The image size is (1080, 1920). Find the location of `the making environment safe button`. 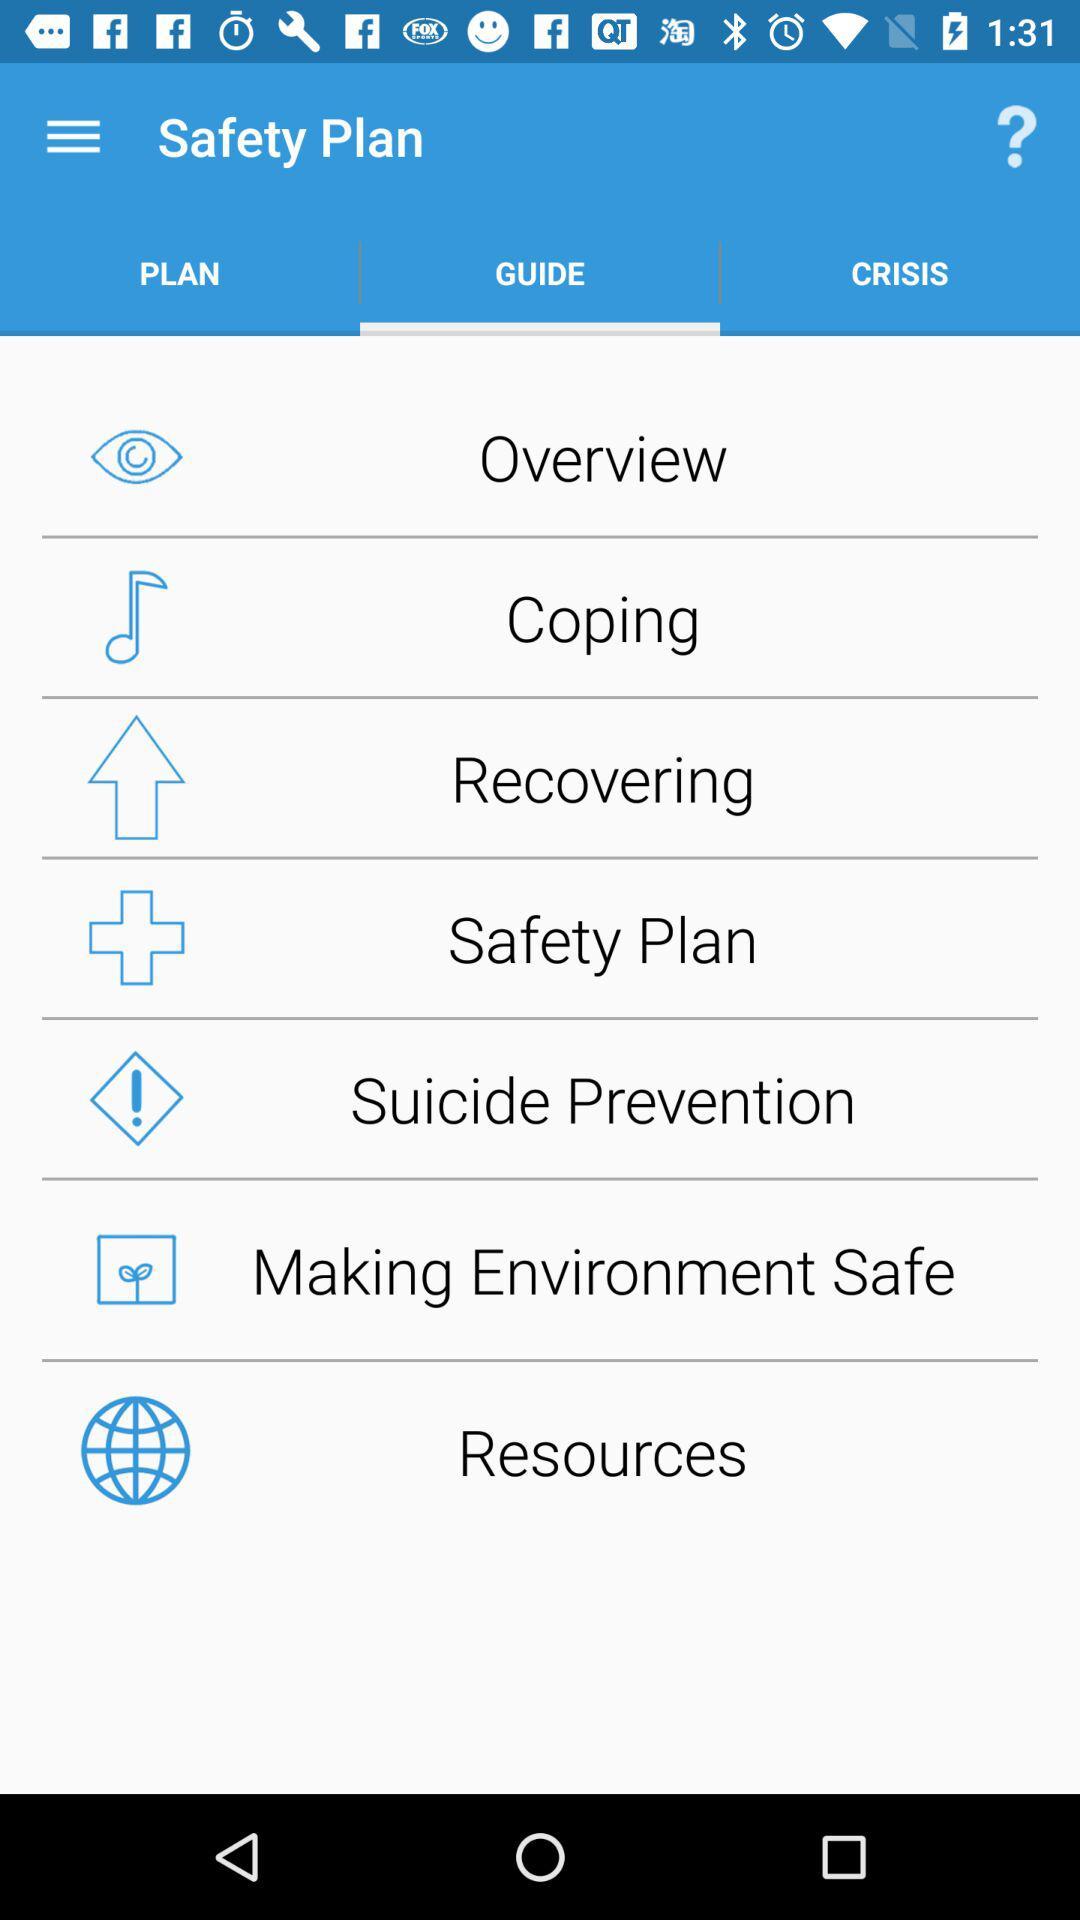

the making environment safe button is located at coordinates (540, 1268).